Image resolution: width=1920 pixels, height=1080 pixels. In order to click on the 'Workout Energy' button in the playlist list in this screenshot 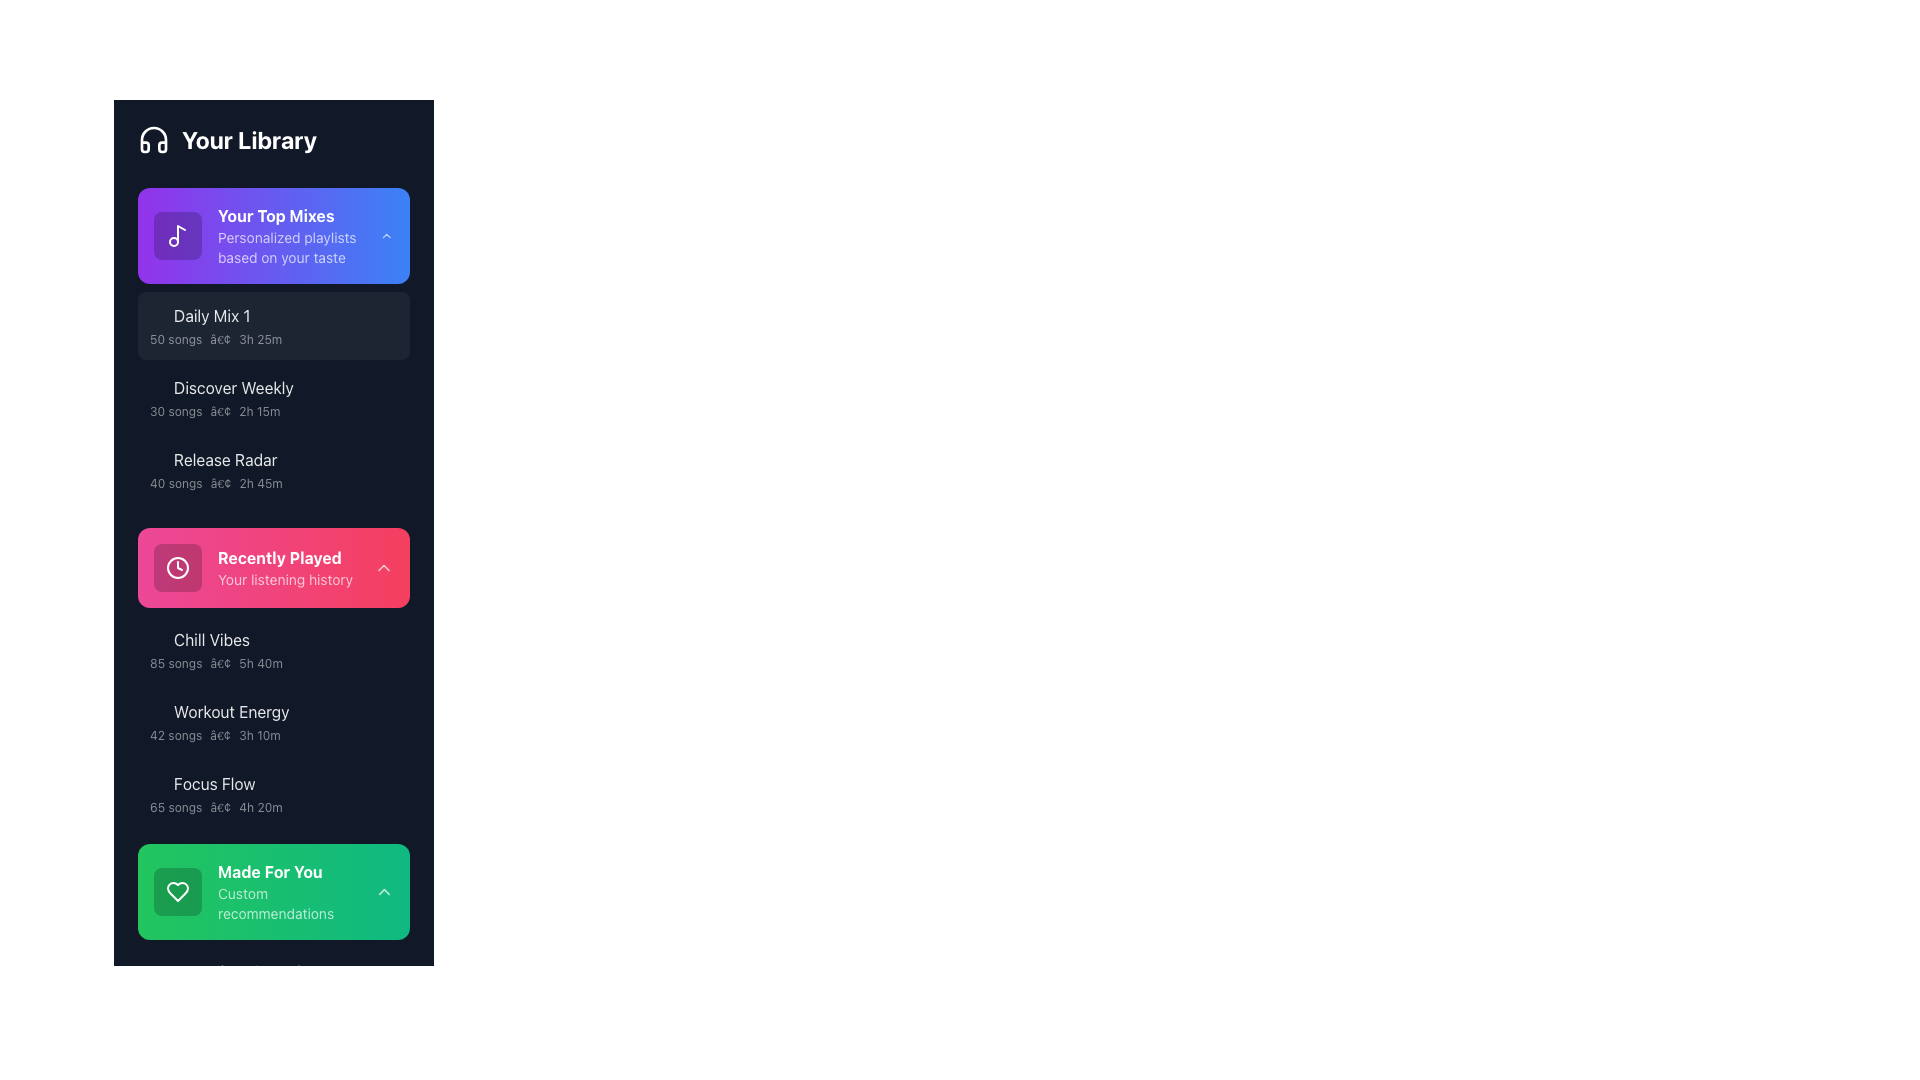, I will do `click(272, 721)`.